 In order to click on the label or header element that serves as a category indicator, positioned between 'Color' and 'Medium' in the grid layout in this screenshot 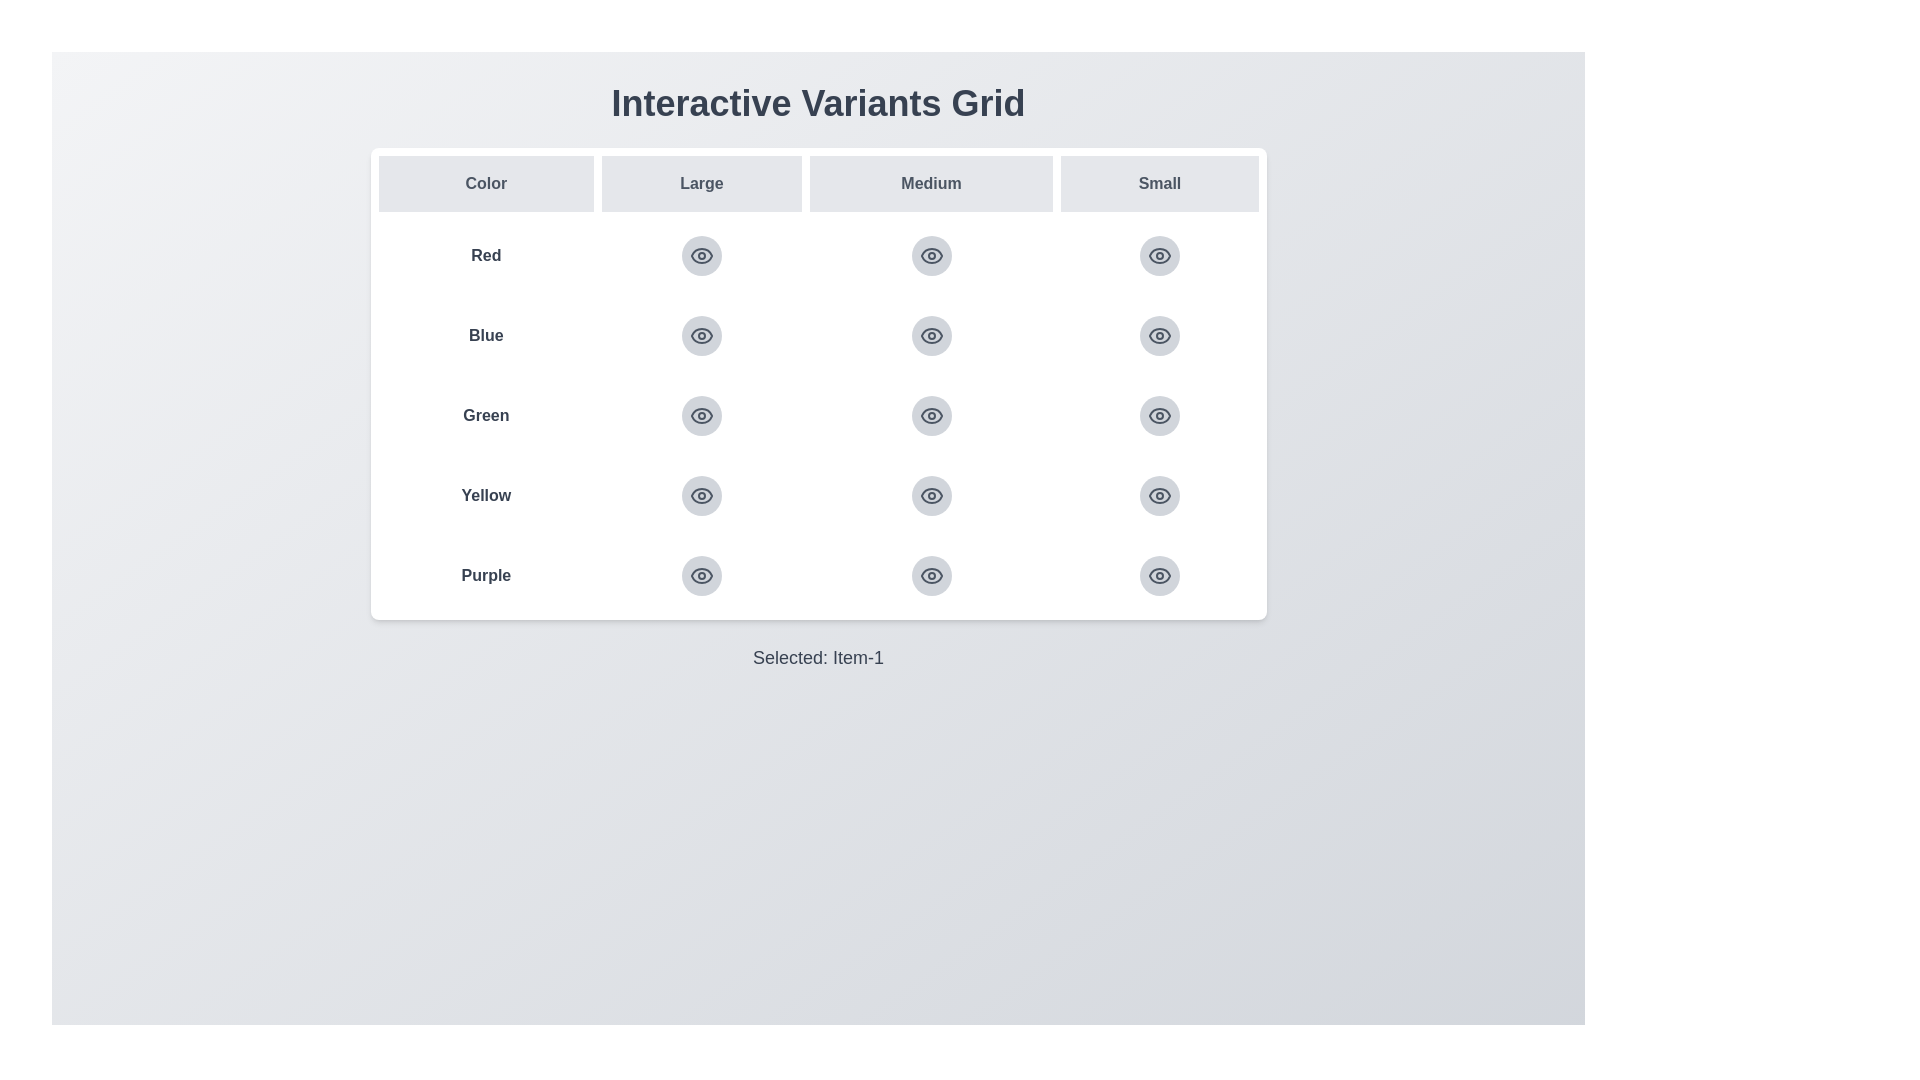, I will do `click(701, 184)`.